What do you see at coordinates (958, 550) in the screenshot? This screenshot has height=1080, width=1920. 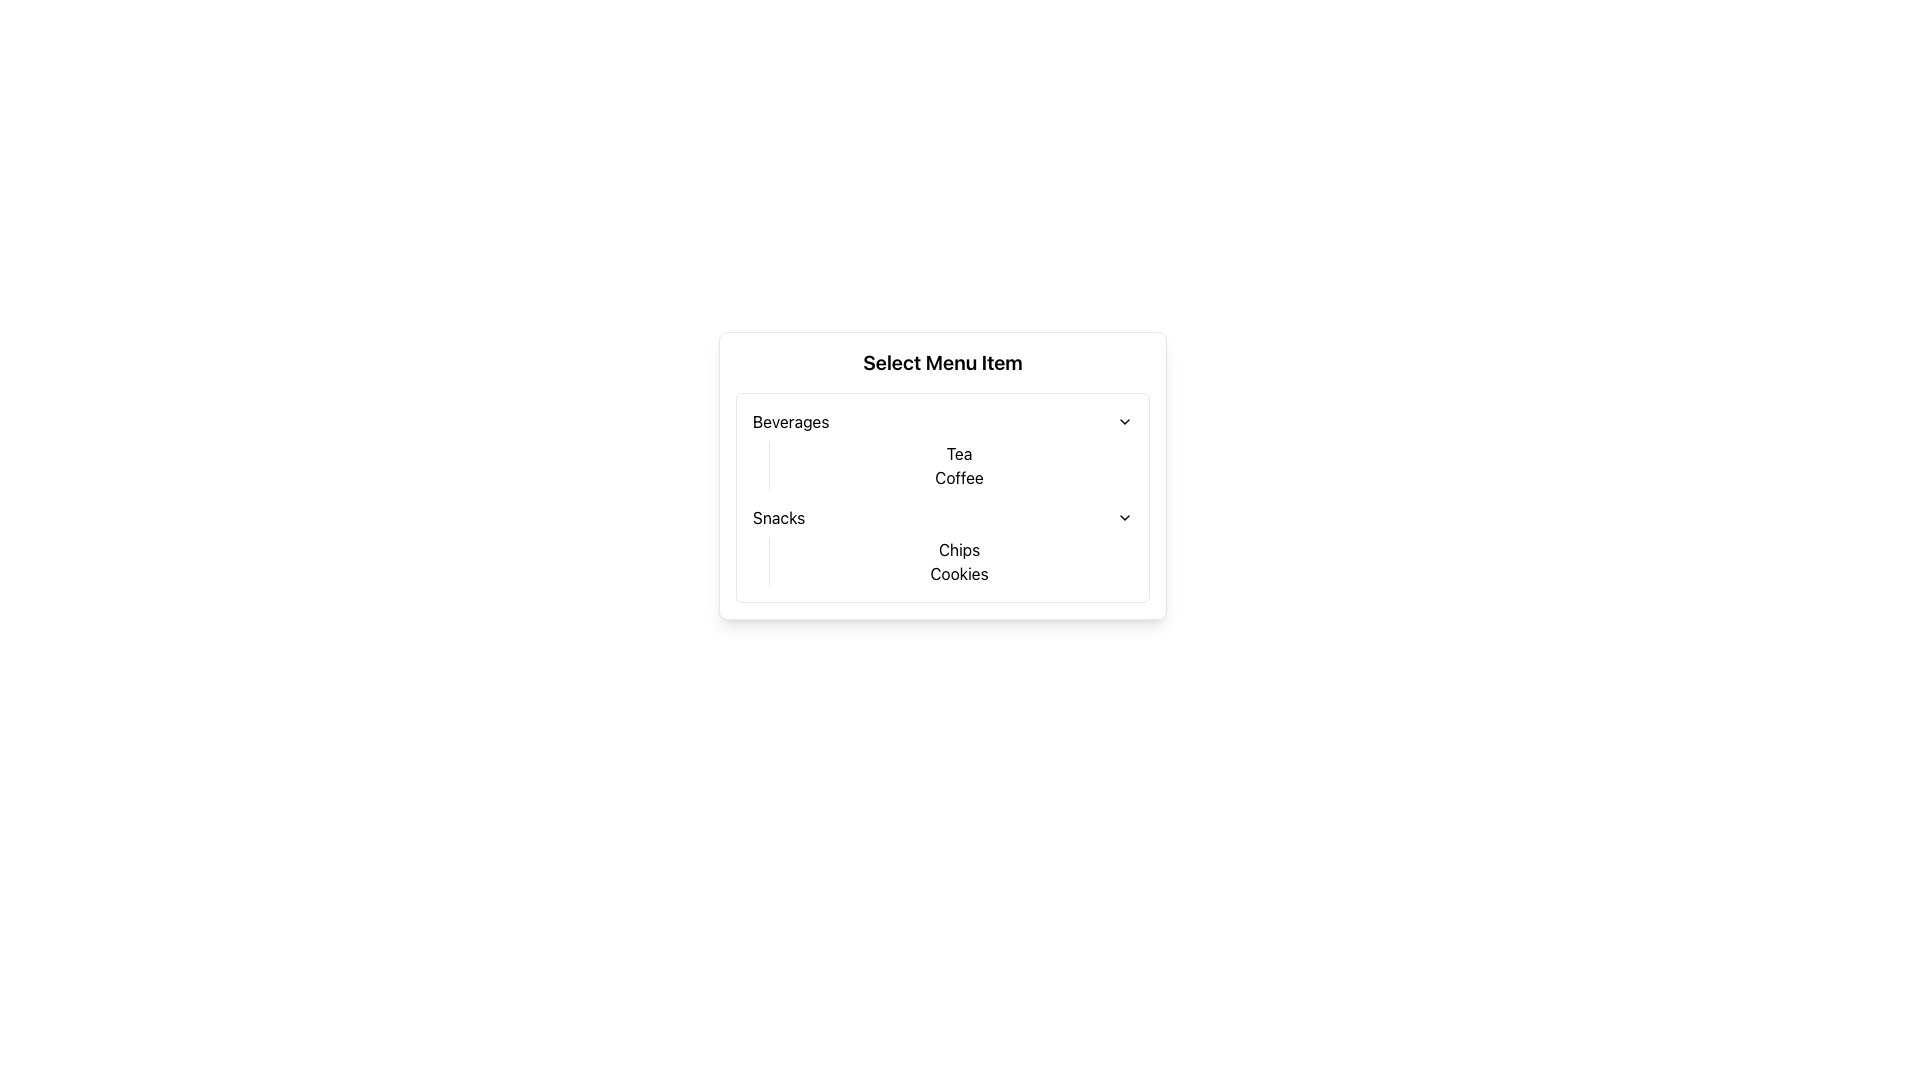 I see `the text label displaying the word 'Chips'` at bounding box center [958, 550].